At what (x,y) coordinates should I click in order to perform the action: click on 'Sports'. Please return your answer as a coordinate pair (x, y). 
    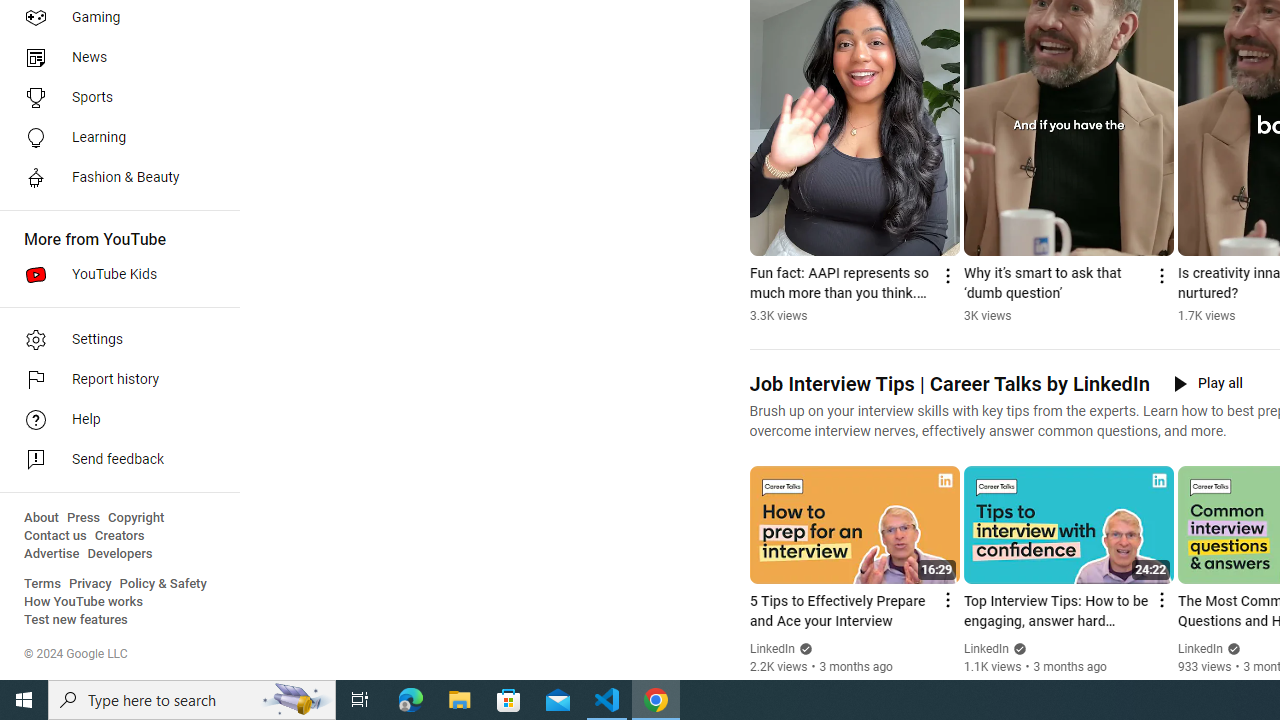
    Looking at the image, I should click on (112, 97).